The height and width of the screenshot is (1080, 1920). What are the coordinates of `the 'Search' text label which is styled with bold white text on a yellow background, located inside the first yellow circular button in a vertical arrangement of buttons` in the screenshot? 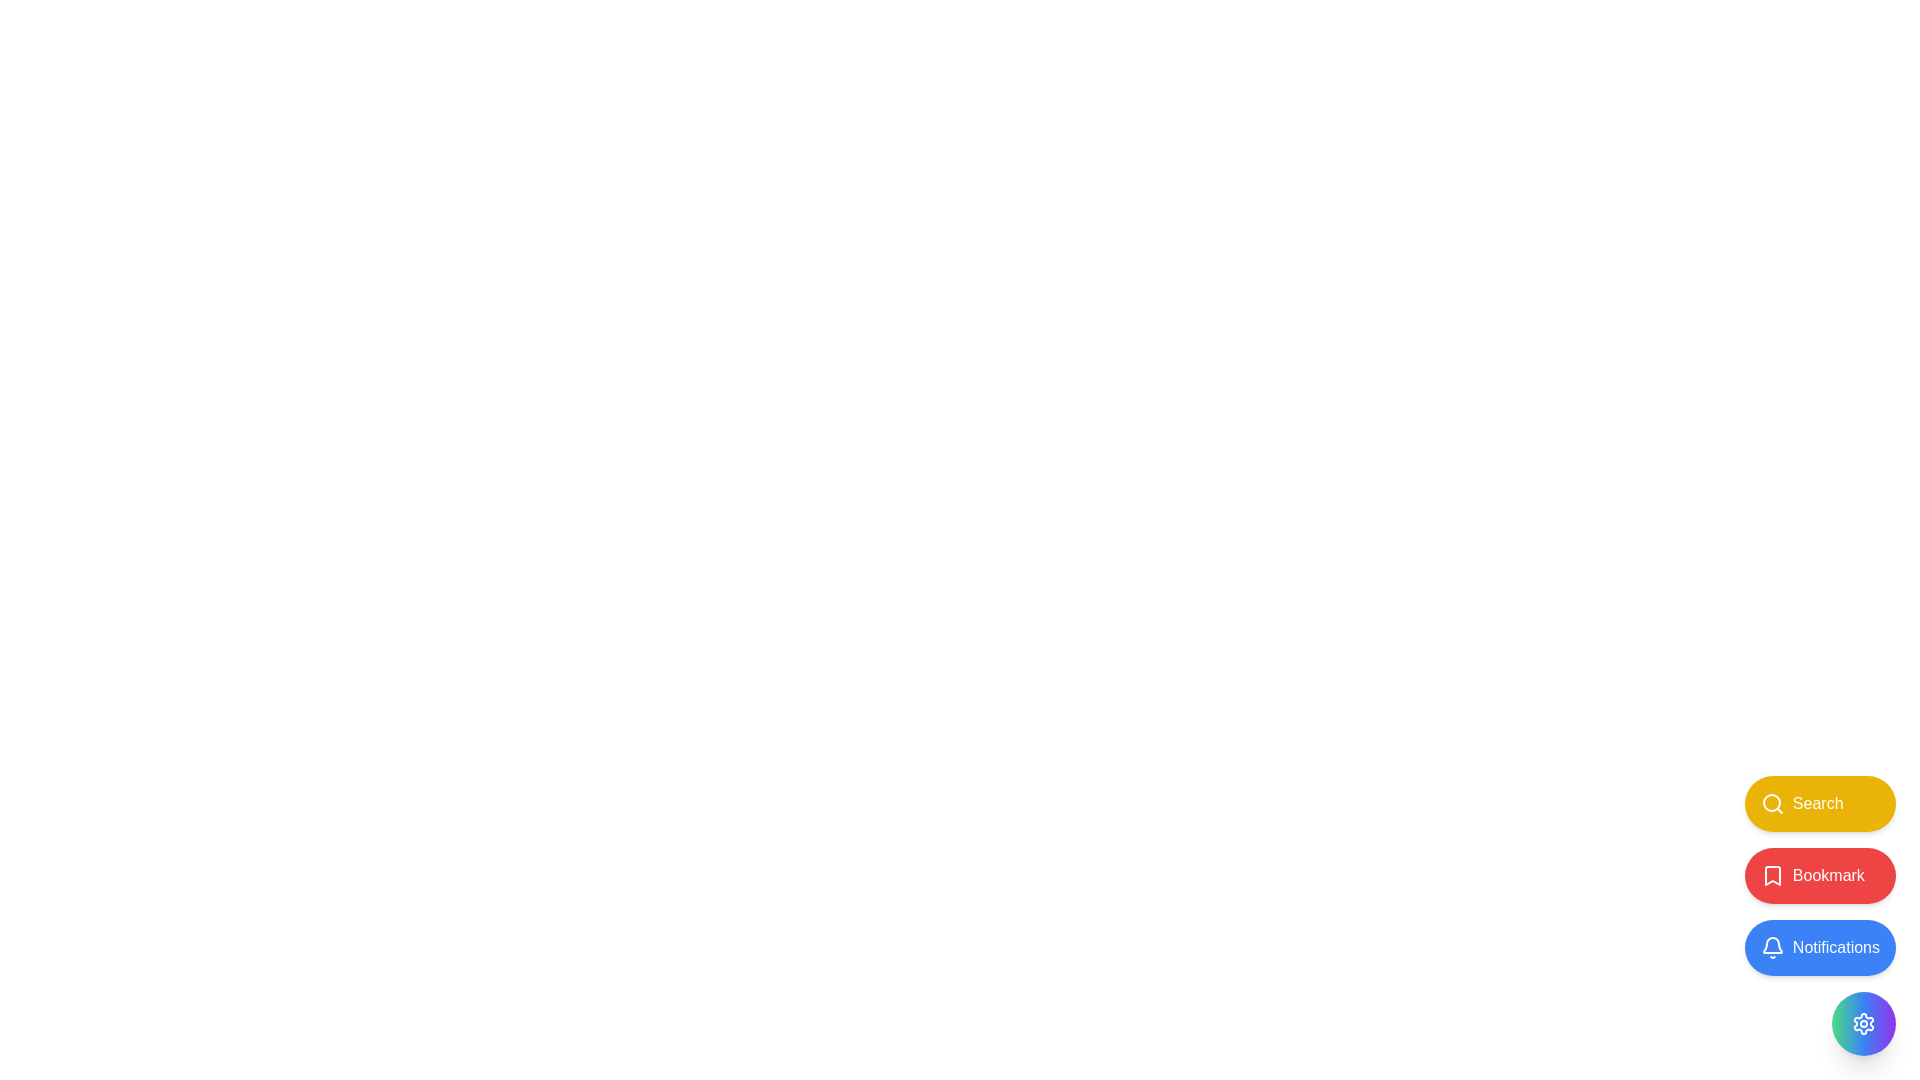 It's located at (1818, 802).